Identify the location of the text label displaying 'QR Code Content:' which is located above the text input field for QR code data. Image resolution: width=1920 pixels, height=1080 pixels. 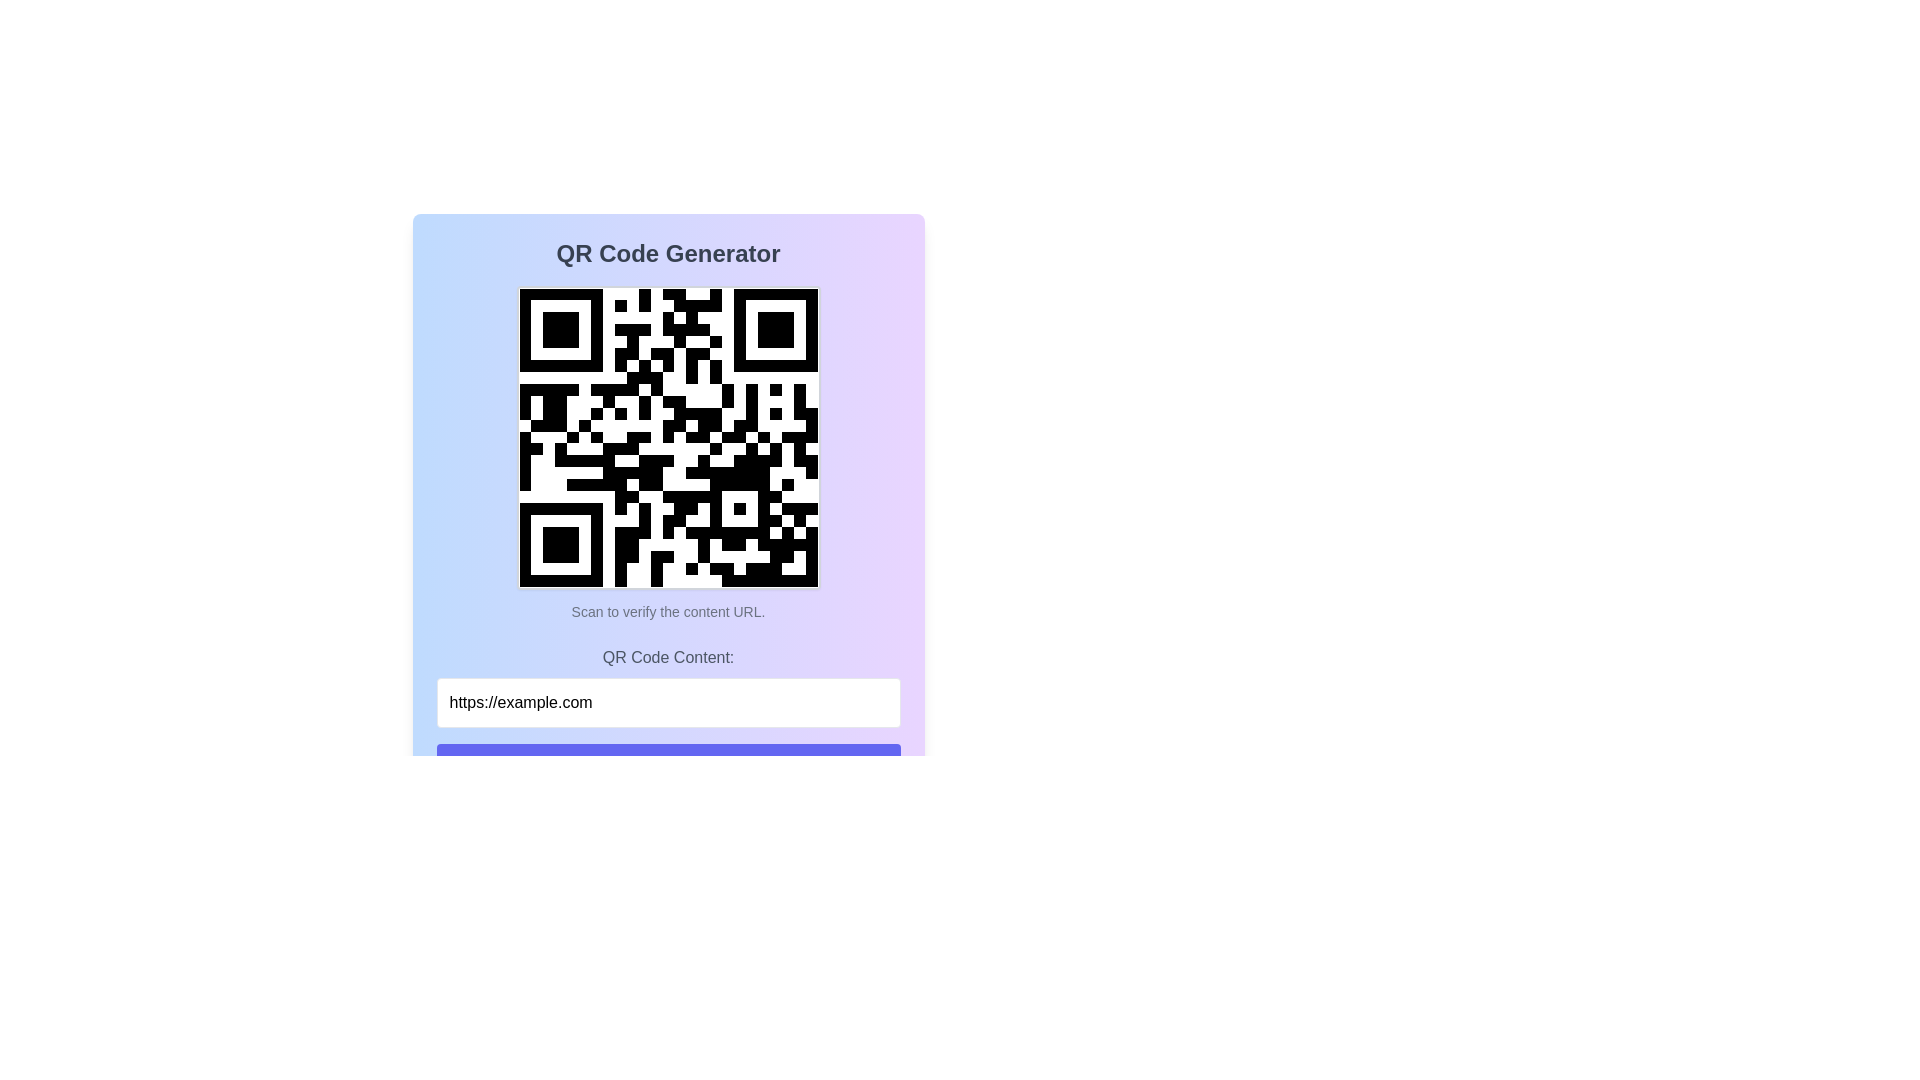
(668, 658).